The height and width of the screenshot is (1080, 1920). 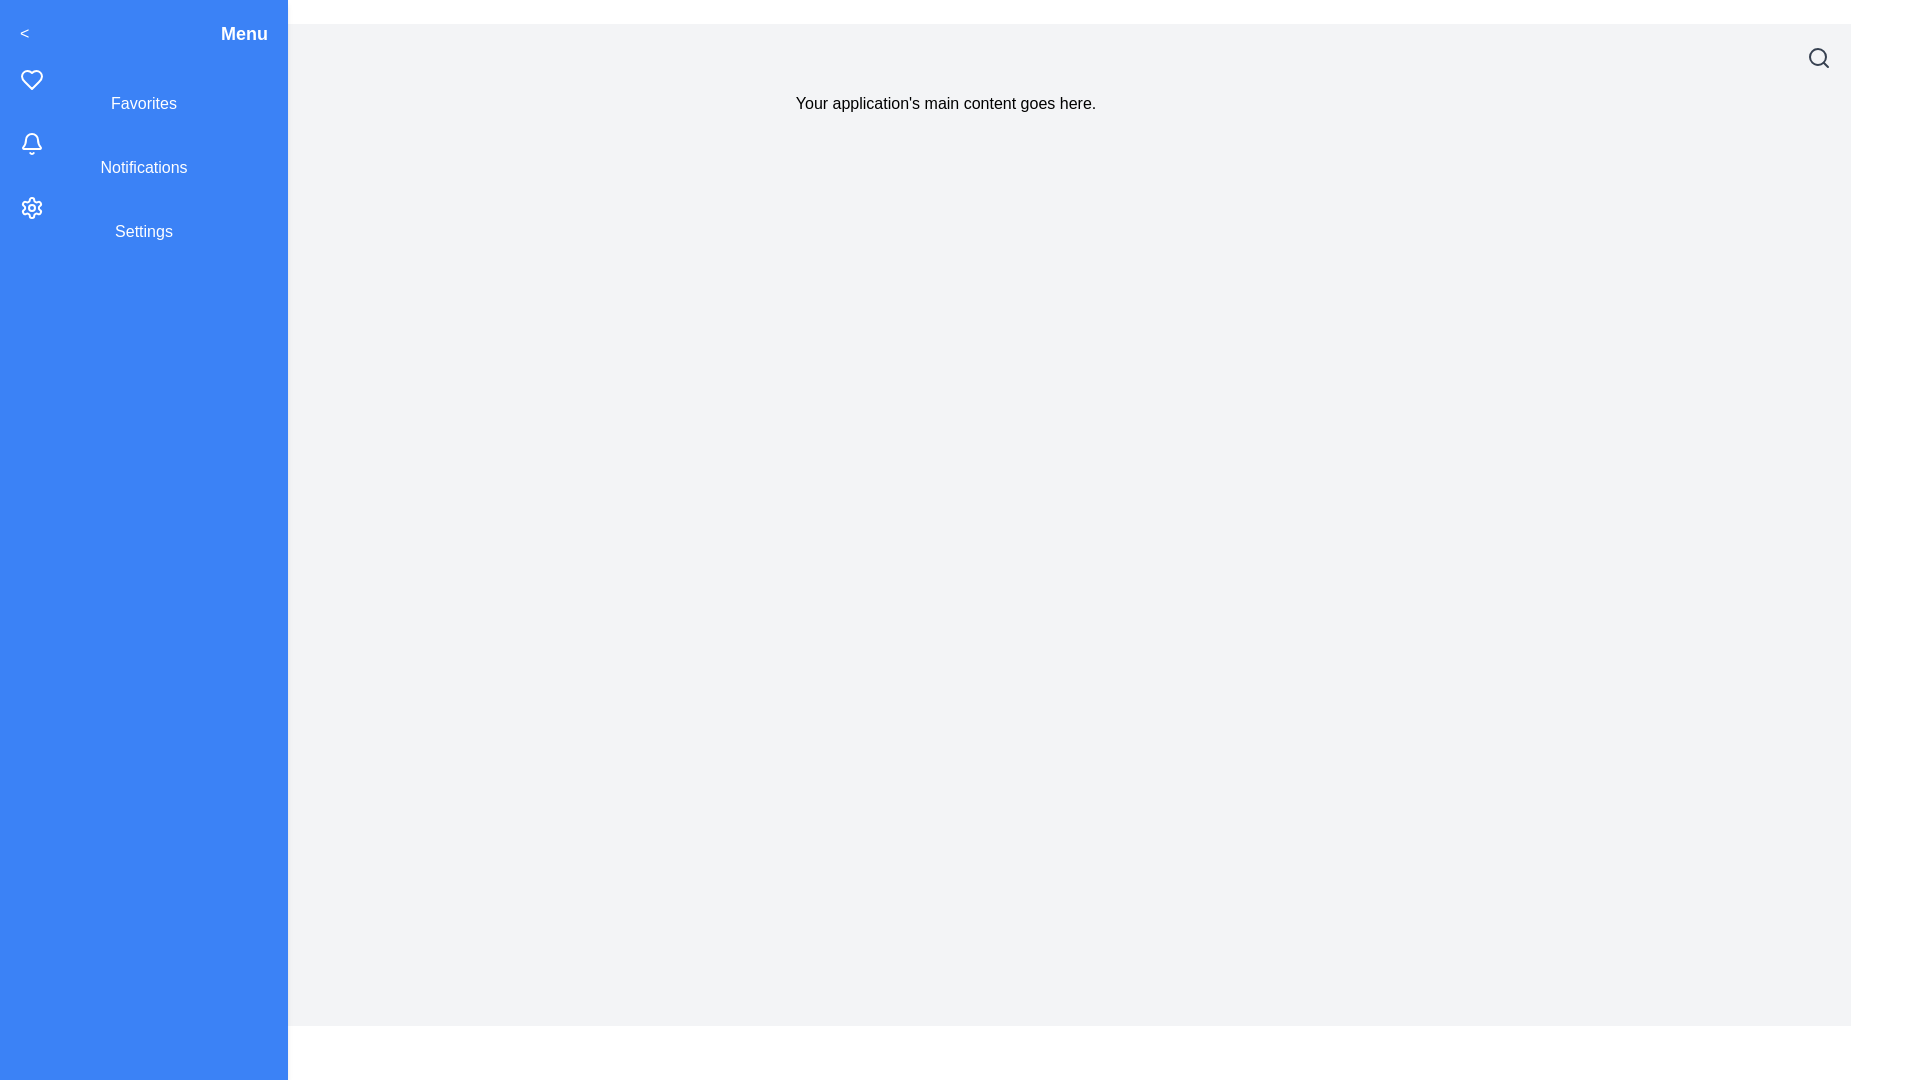 What do you see at coordinates (944, 104) in the screenshot?
I see `the dashboard text area to read its content` at bounding box center [944, 104].